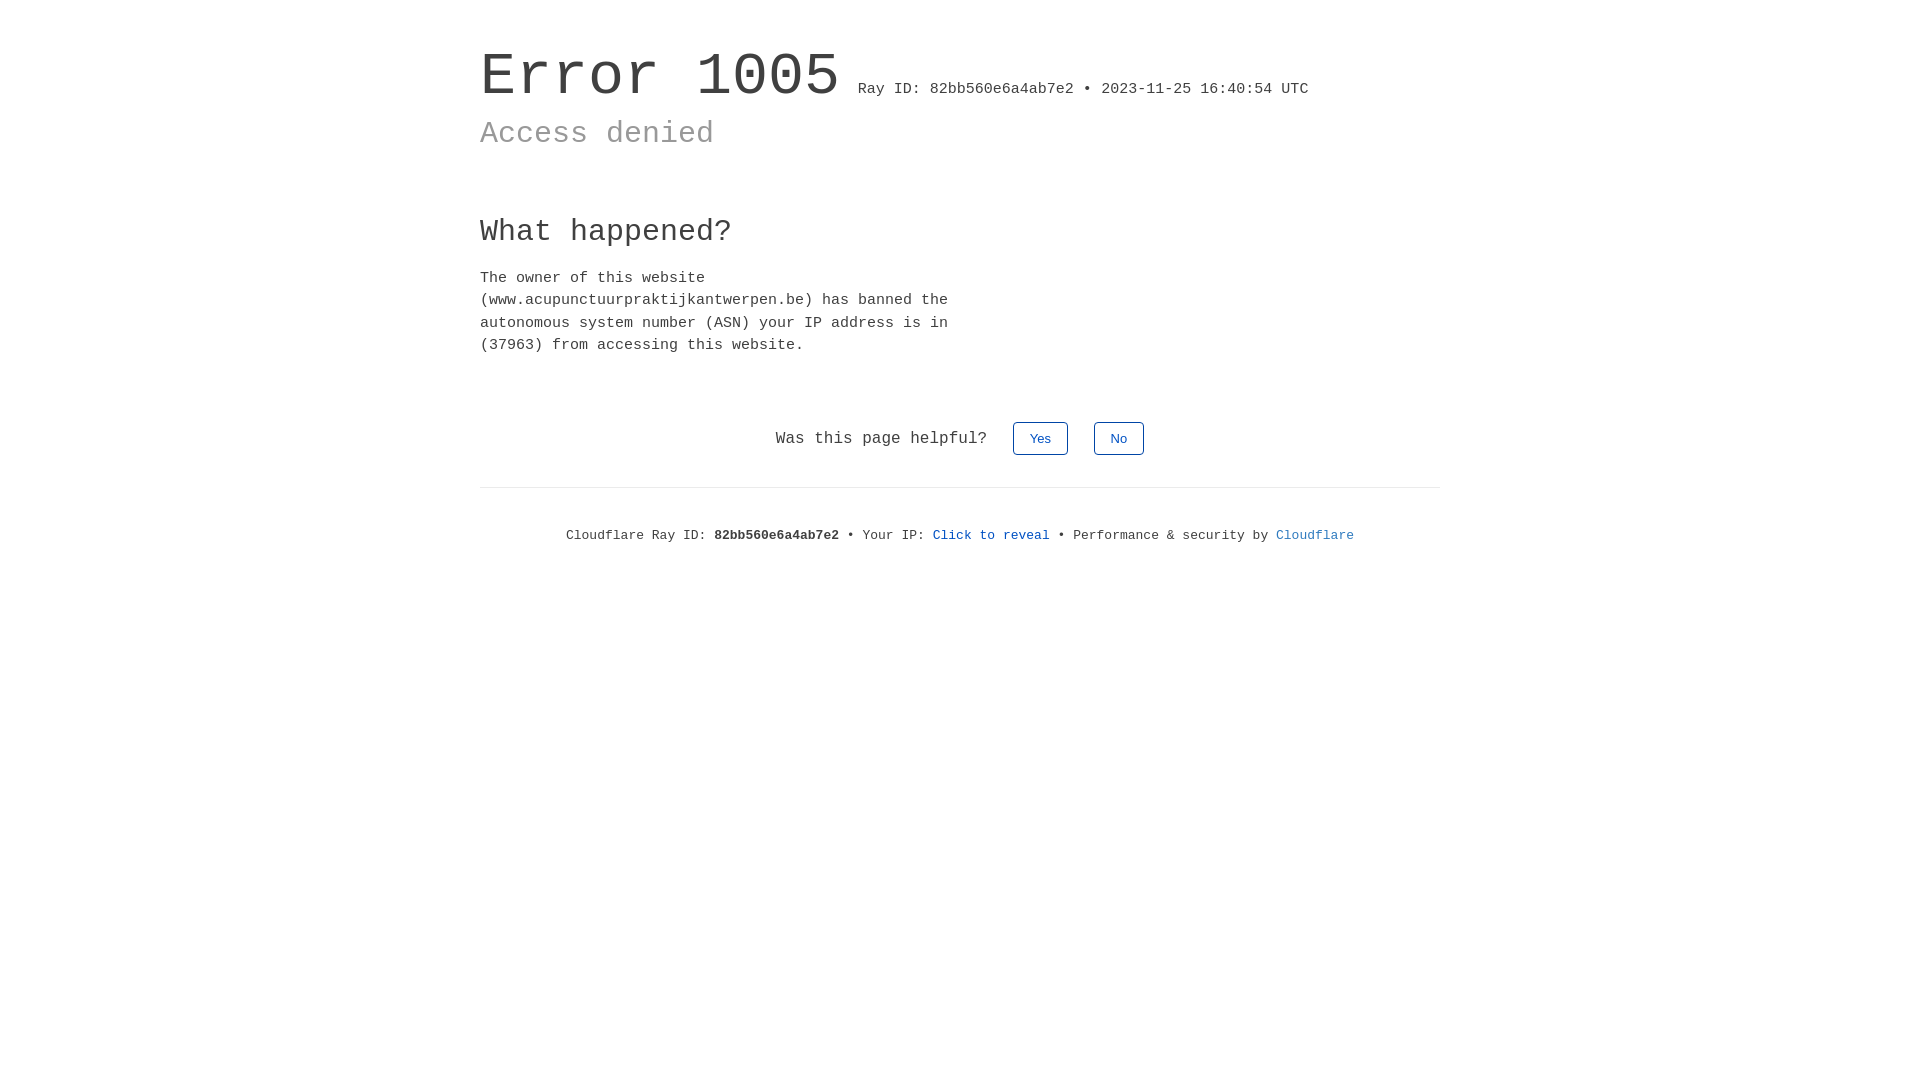 The height and width of the screenshot is (1080, 1920). Describe the element at coordinates (1040, 437) in the screenshot. I see `'Yes'` at that location.